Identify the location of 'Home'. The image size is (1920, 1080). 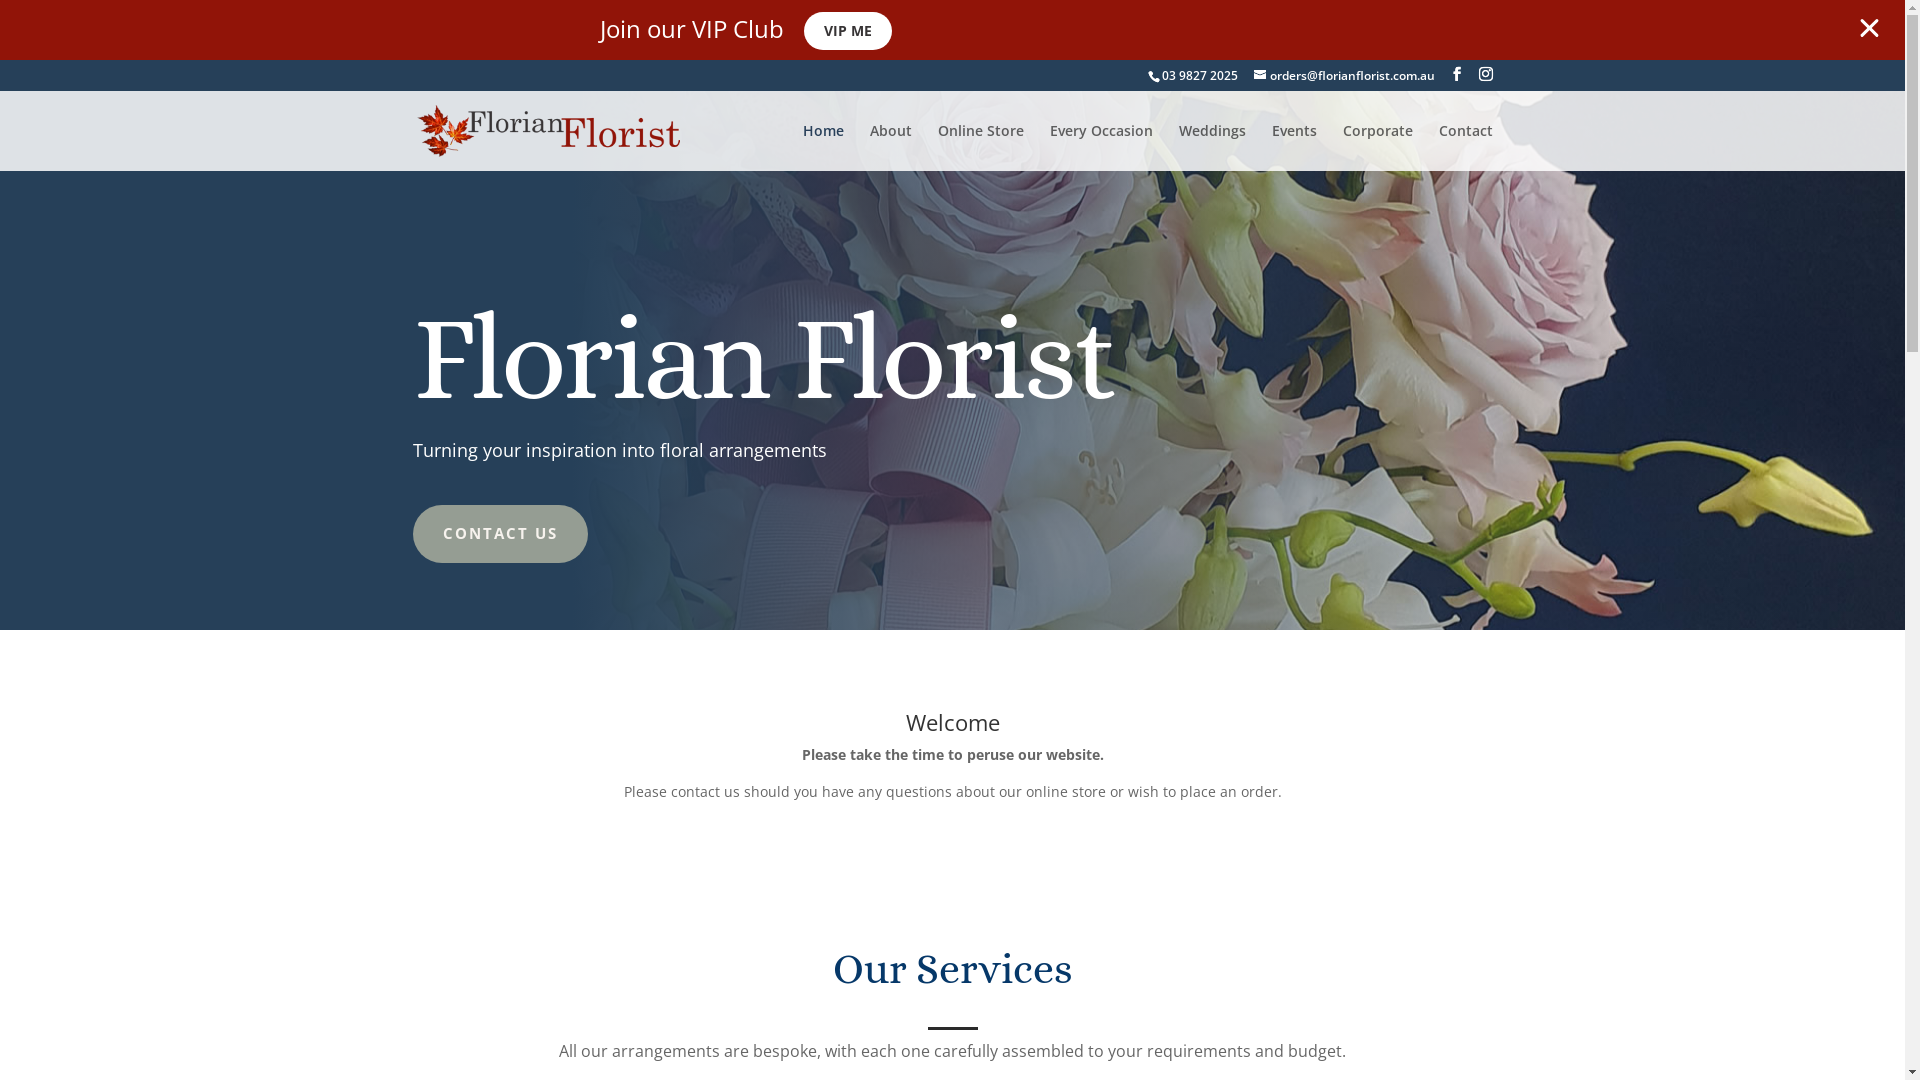
(822, 146).